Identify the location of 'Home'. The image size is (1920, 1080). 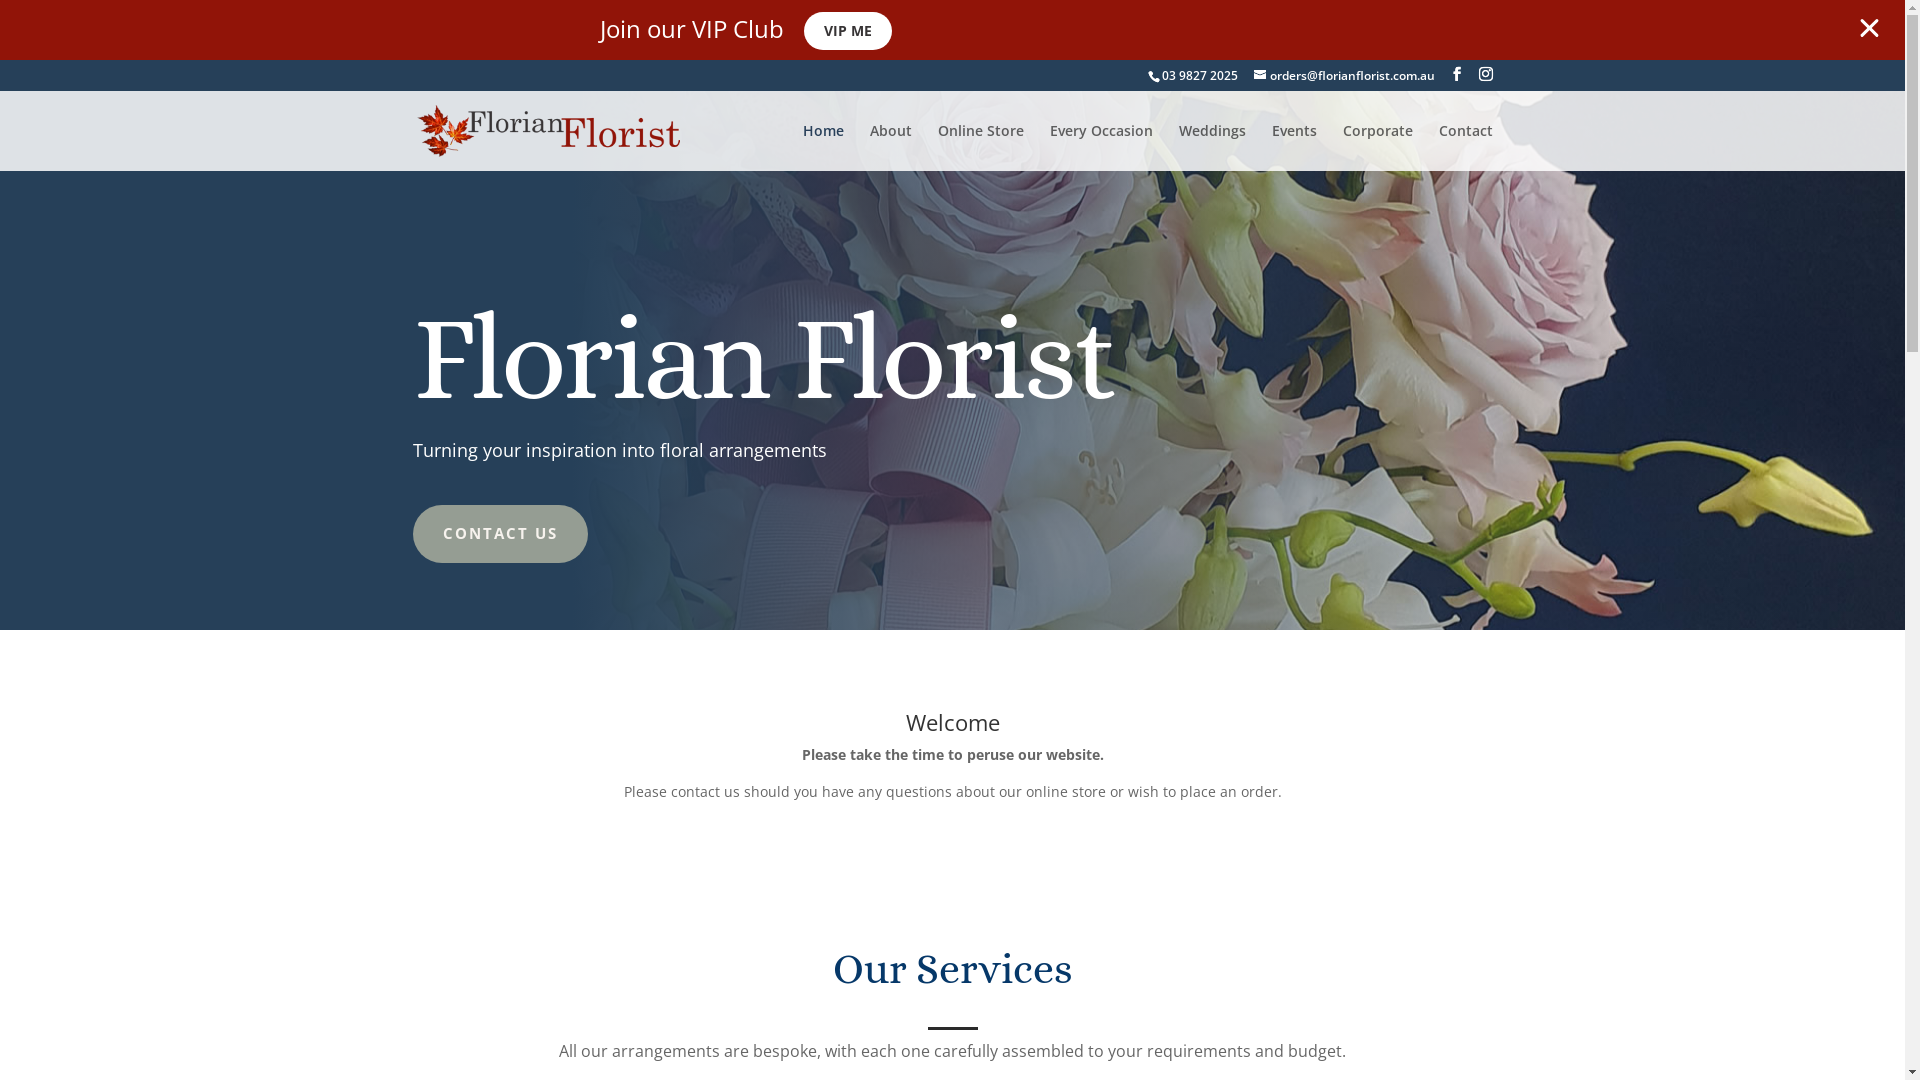
(822, 146).